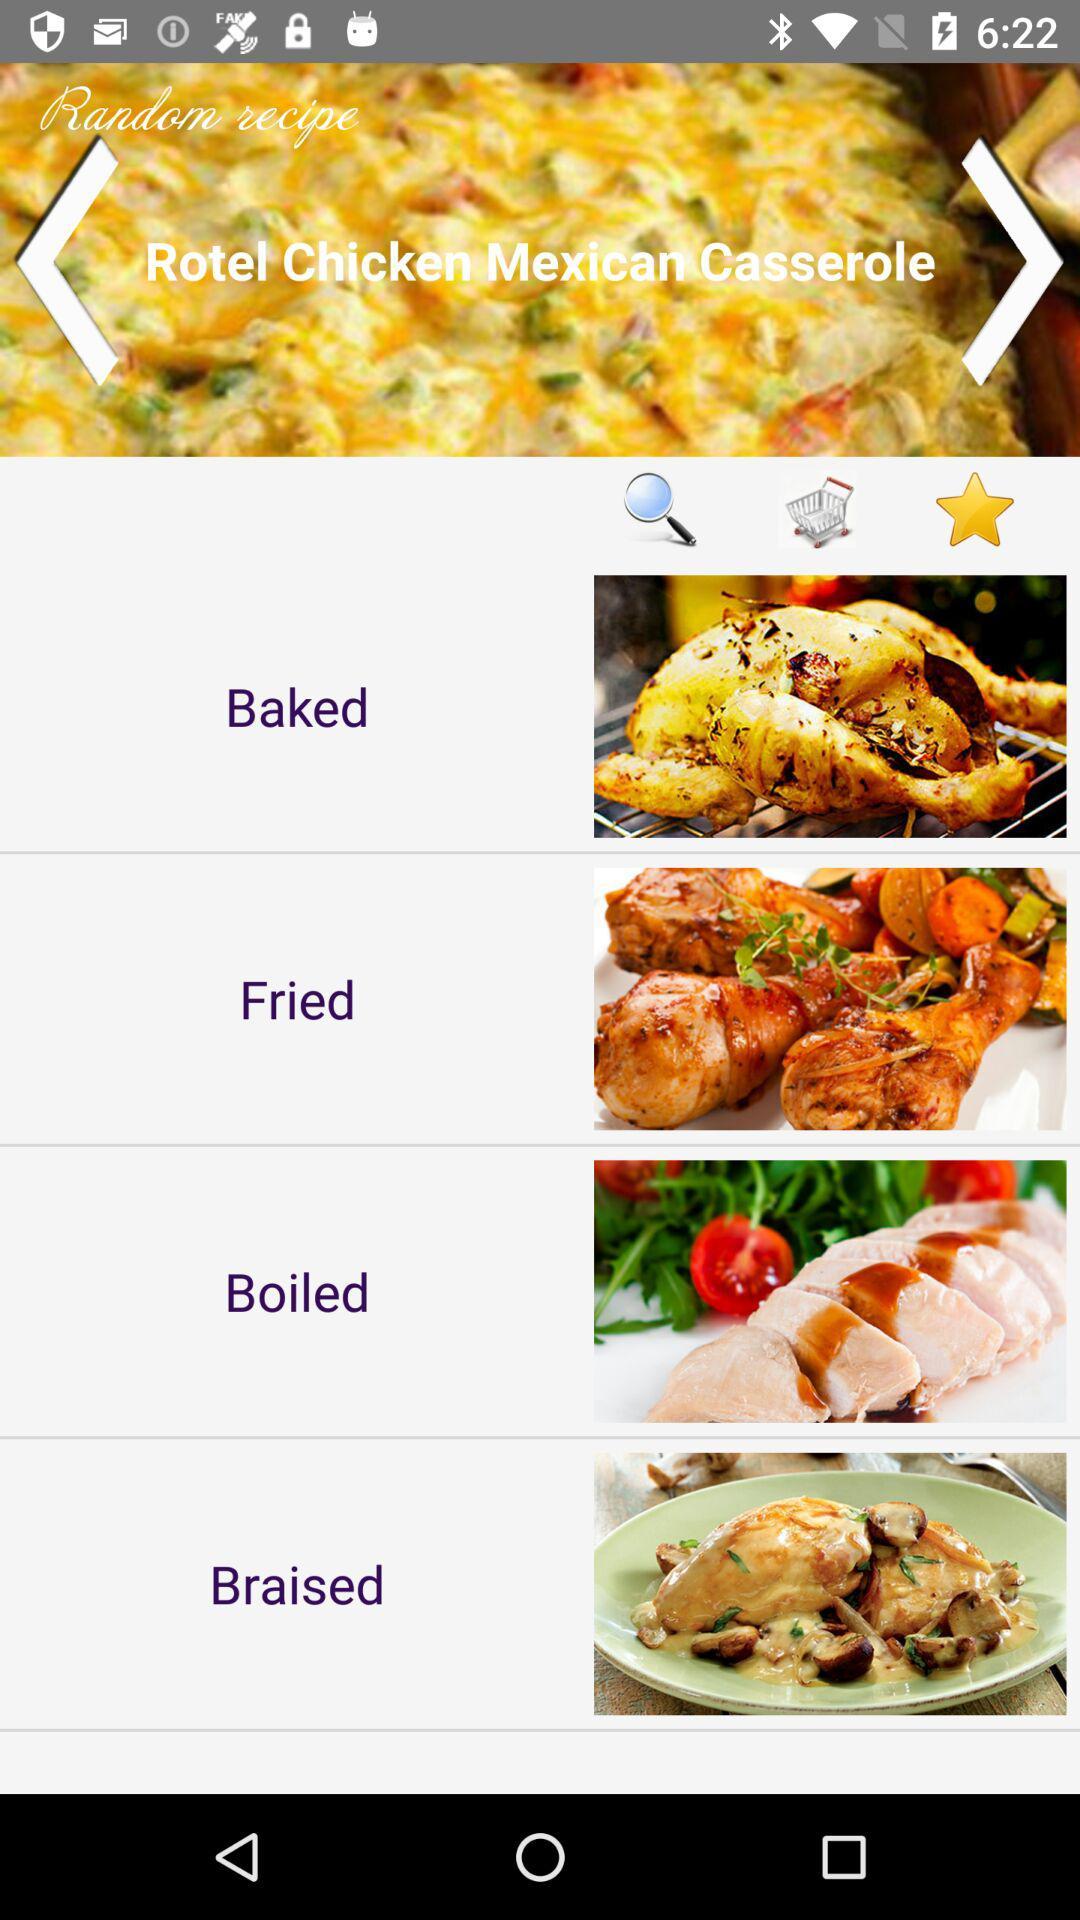  What do you see at coordinates (297, 706) in the screenshot?
I see `baked item` at bounding box center [297, 706].